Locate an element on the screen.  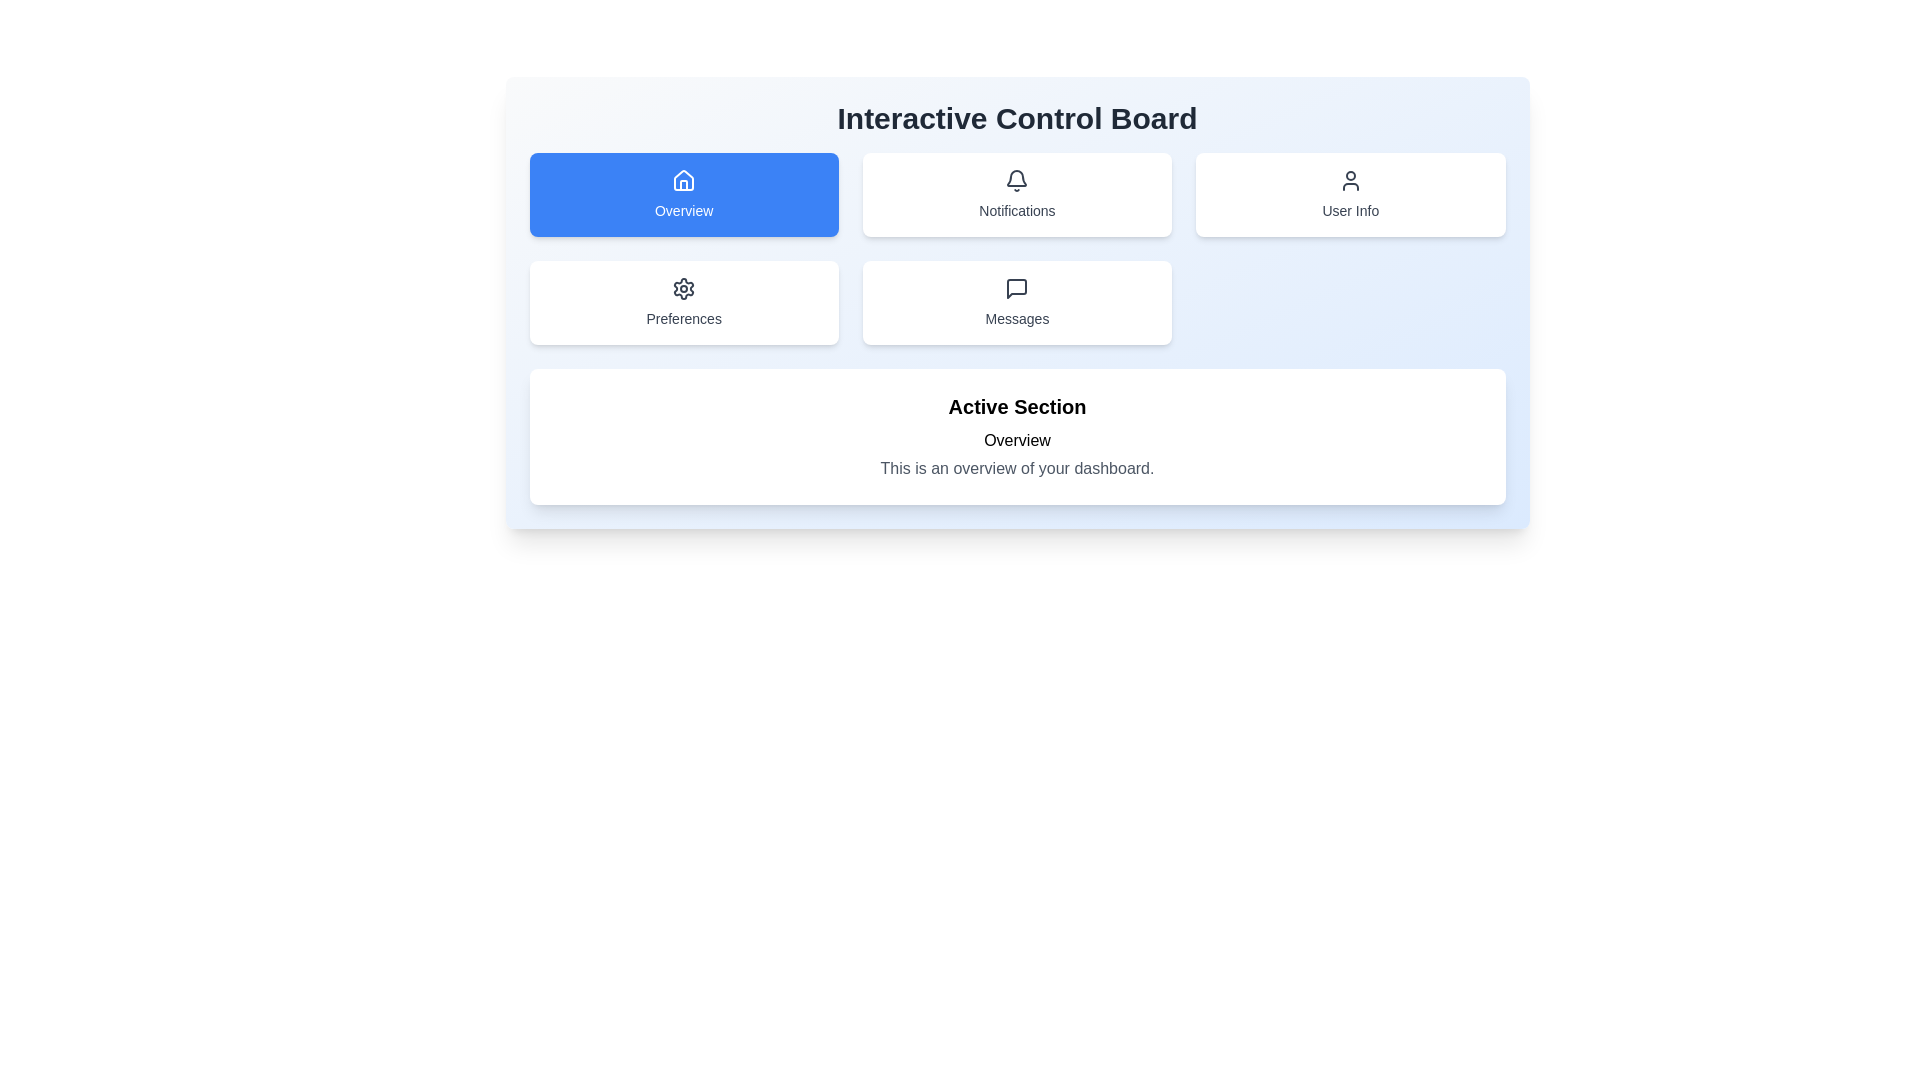
the text label displaying 'This is an overview of your dashboard.' which is located below the title 'Overview' in the white card-like section is located at coordinates (1017, 469).